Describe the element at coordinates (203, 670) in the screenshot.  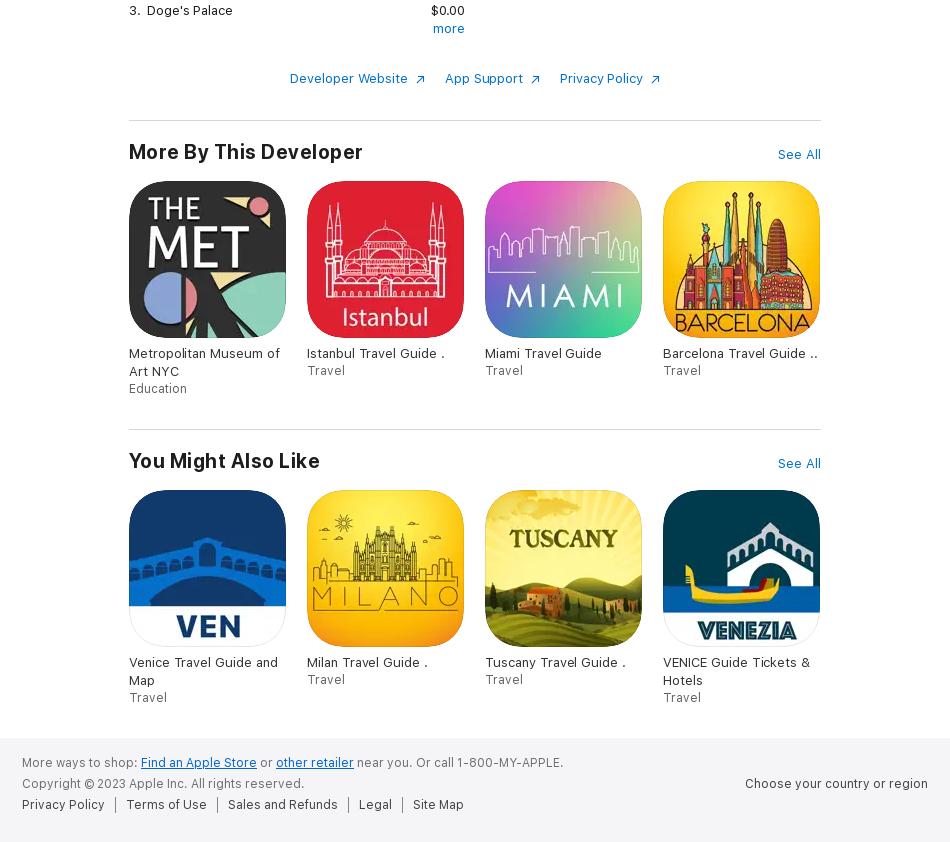
I see `'Venice Travel Guide and Map'` at that location.